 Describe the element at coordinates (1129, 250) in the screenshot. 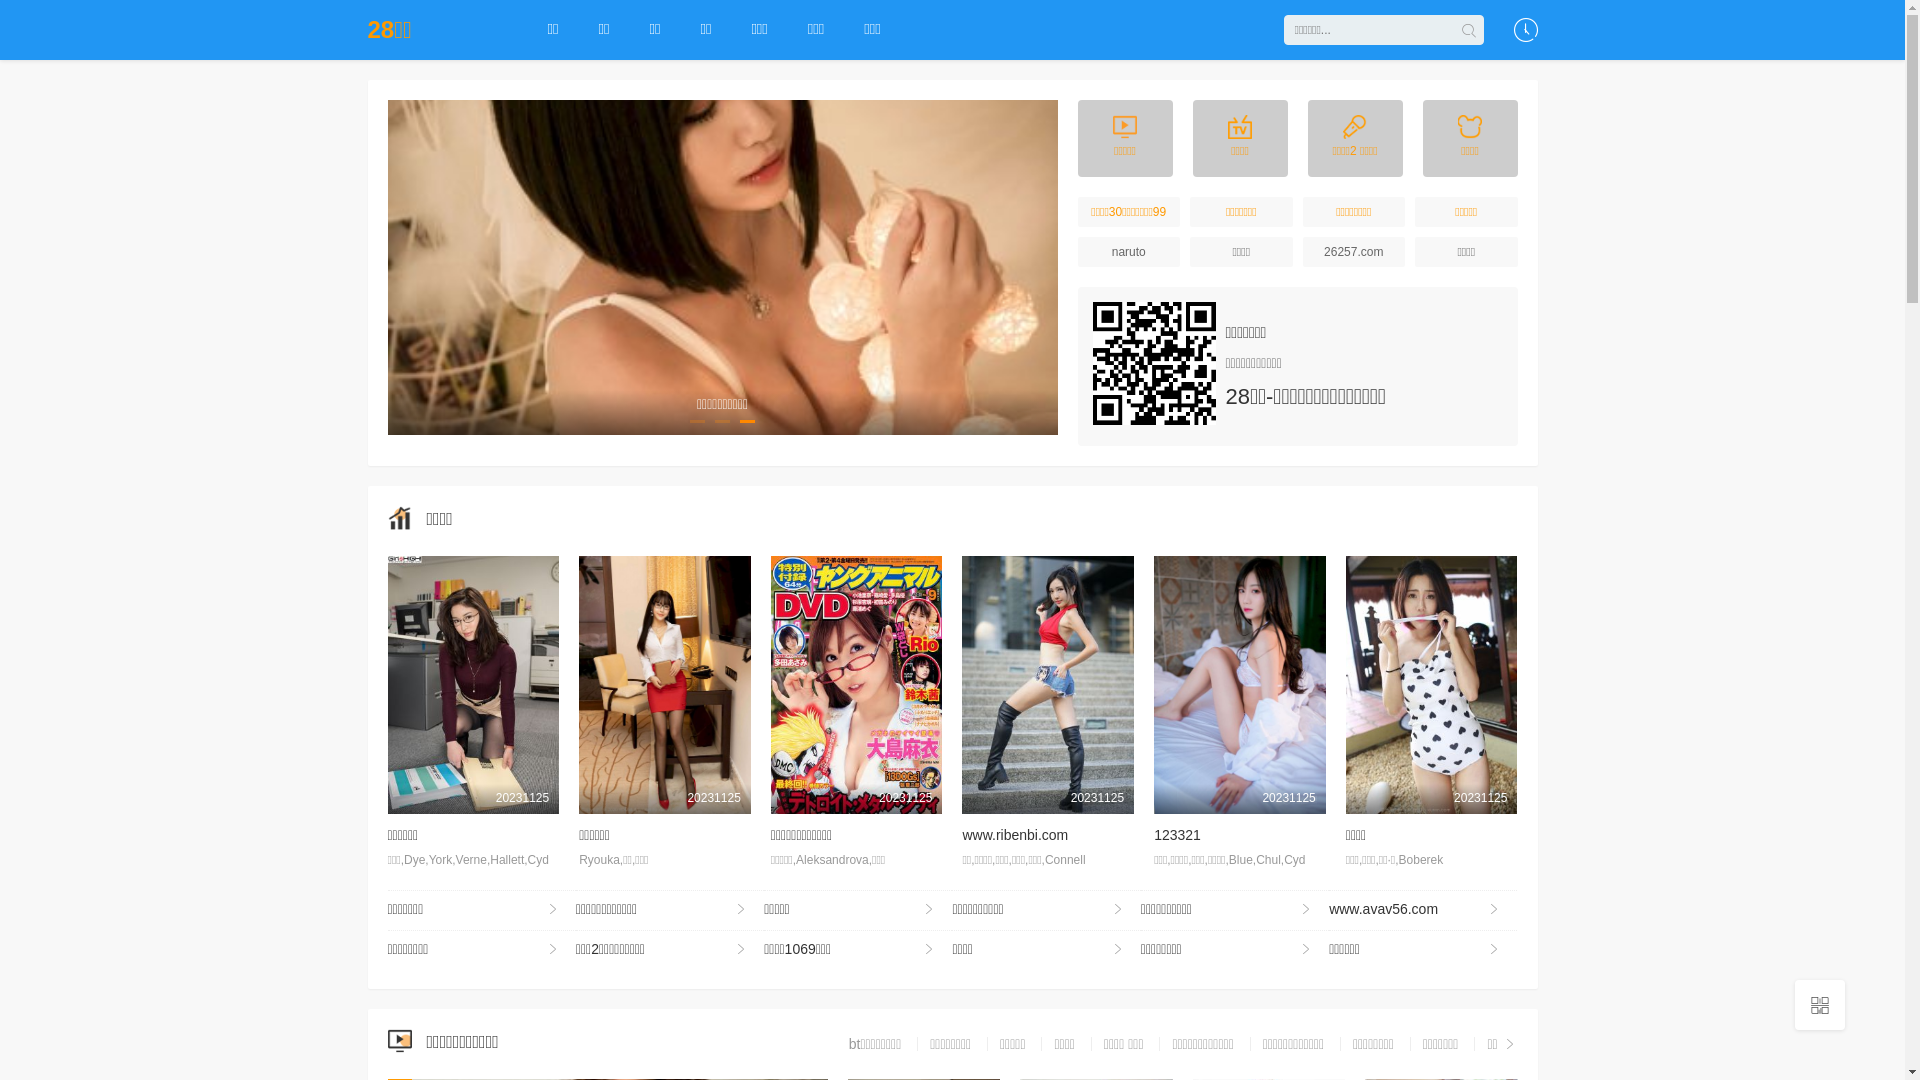

I see `'naruto'` at that location.